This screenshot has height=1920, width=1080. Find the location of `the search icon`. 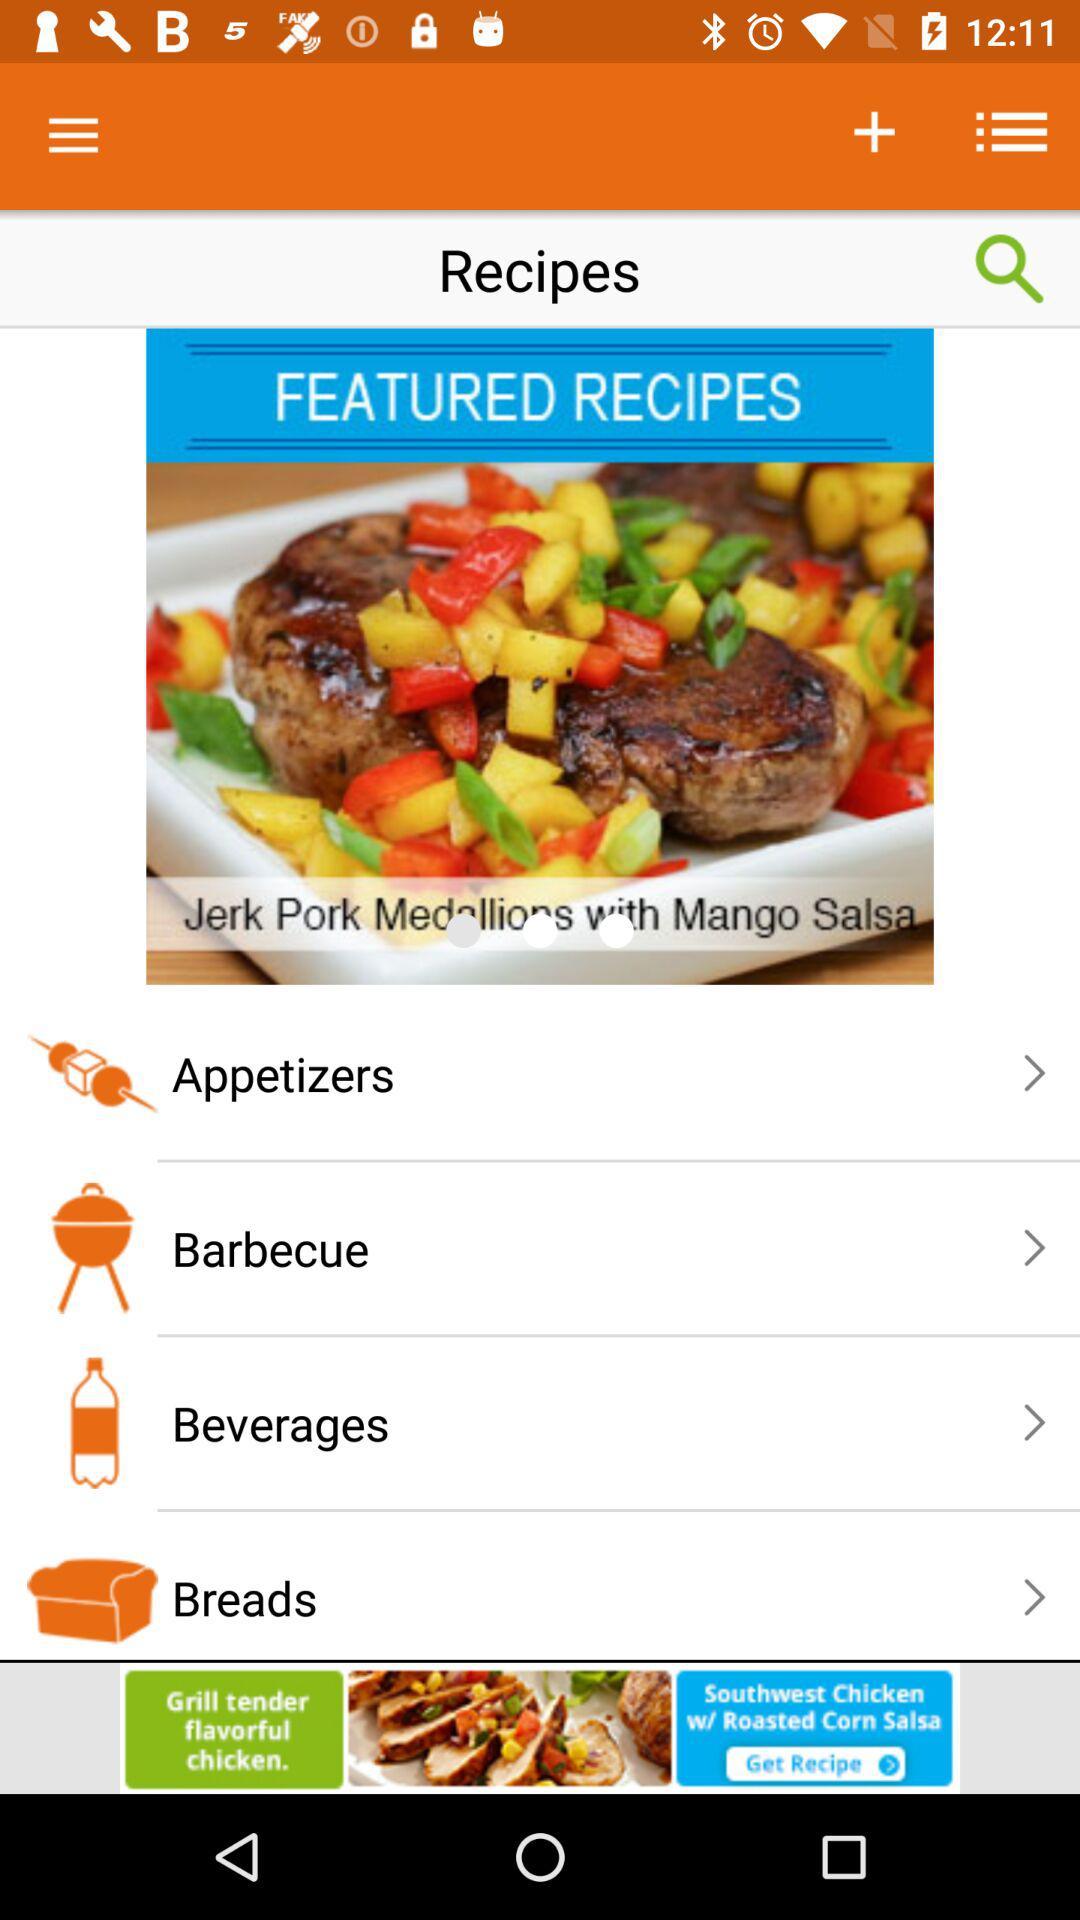

the search icon is located at coordinates (1010, 268).